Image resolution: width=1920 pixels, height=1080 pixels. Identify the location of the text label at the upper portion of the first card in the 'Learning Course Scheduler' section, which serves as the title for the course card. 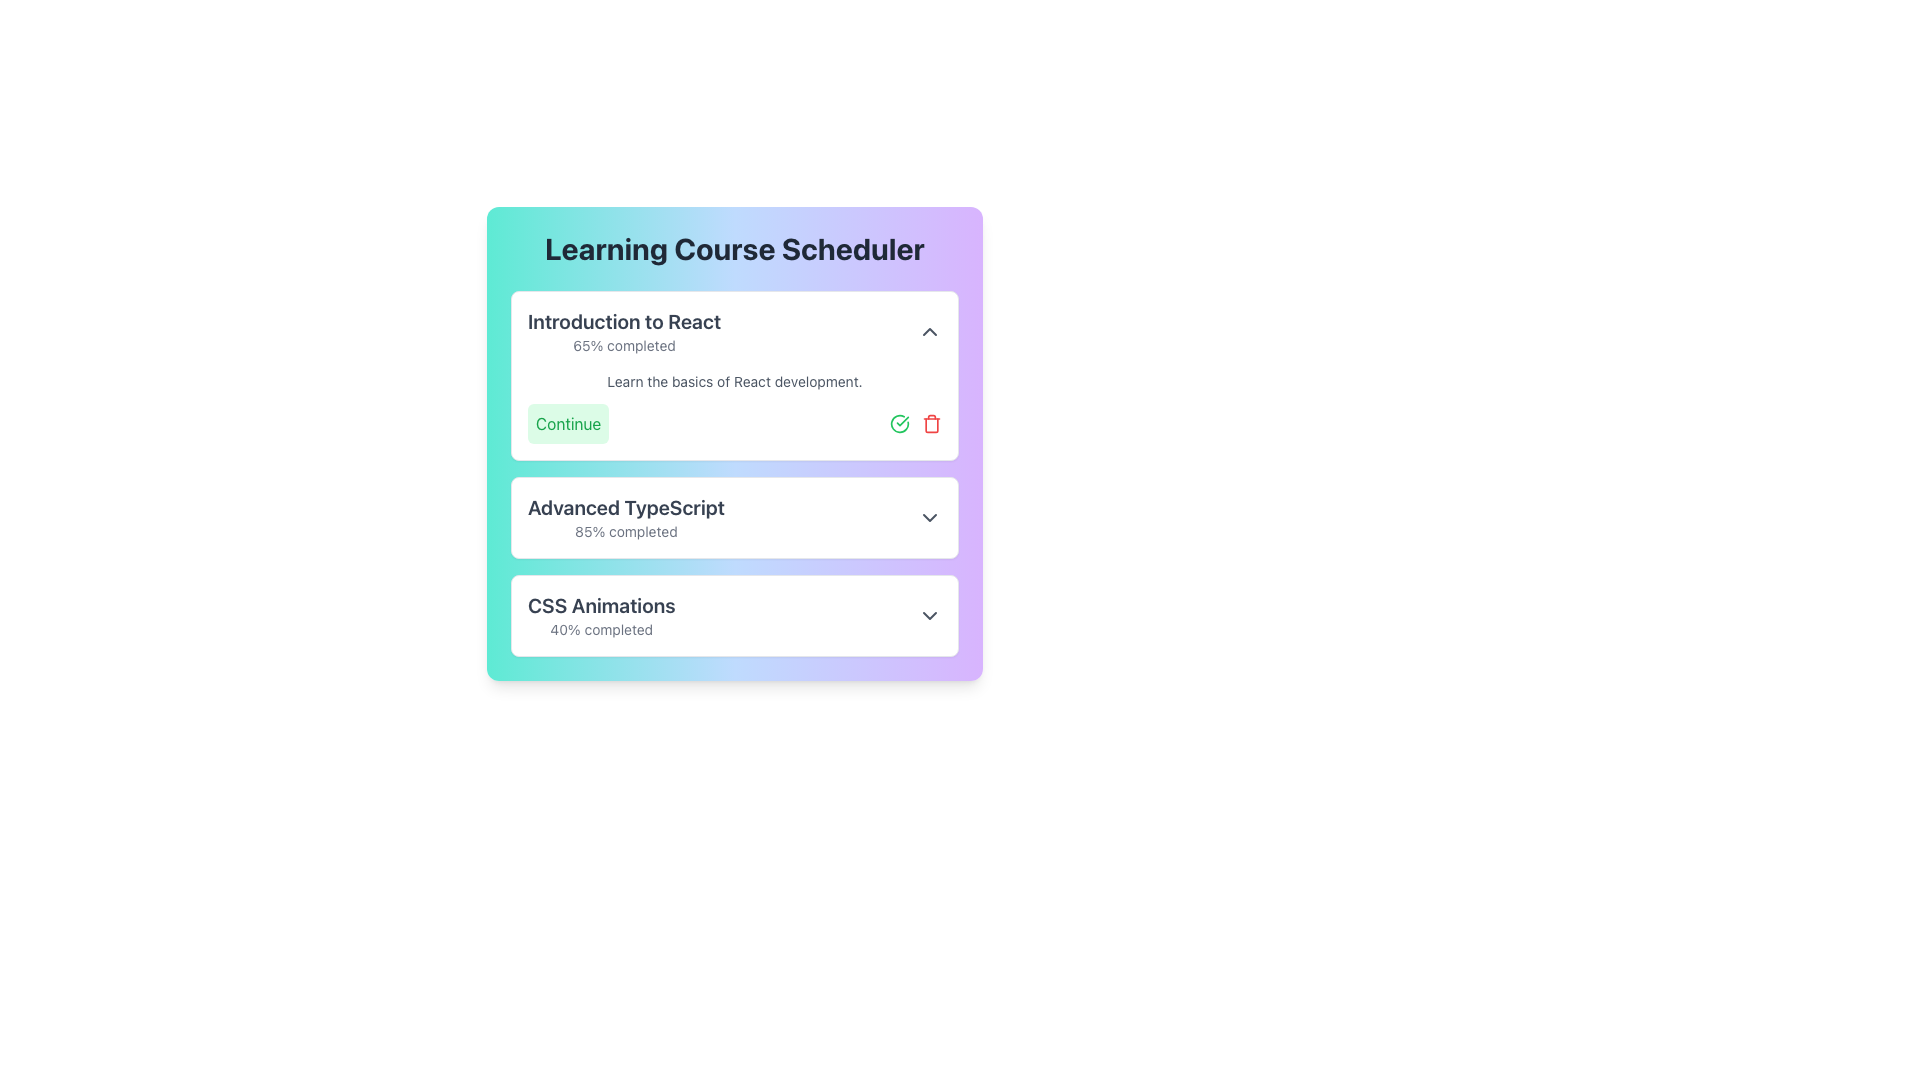
(623, 320).